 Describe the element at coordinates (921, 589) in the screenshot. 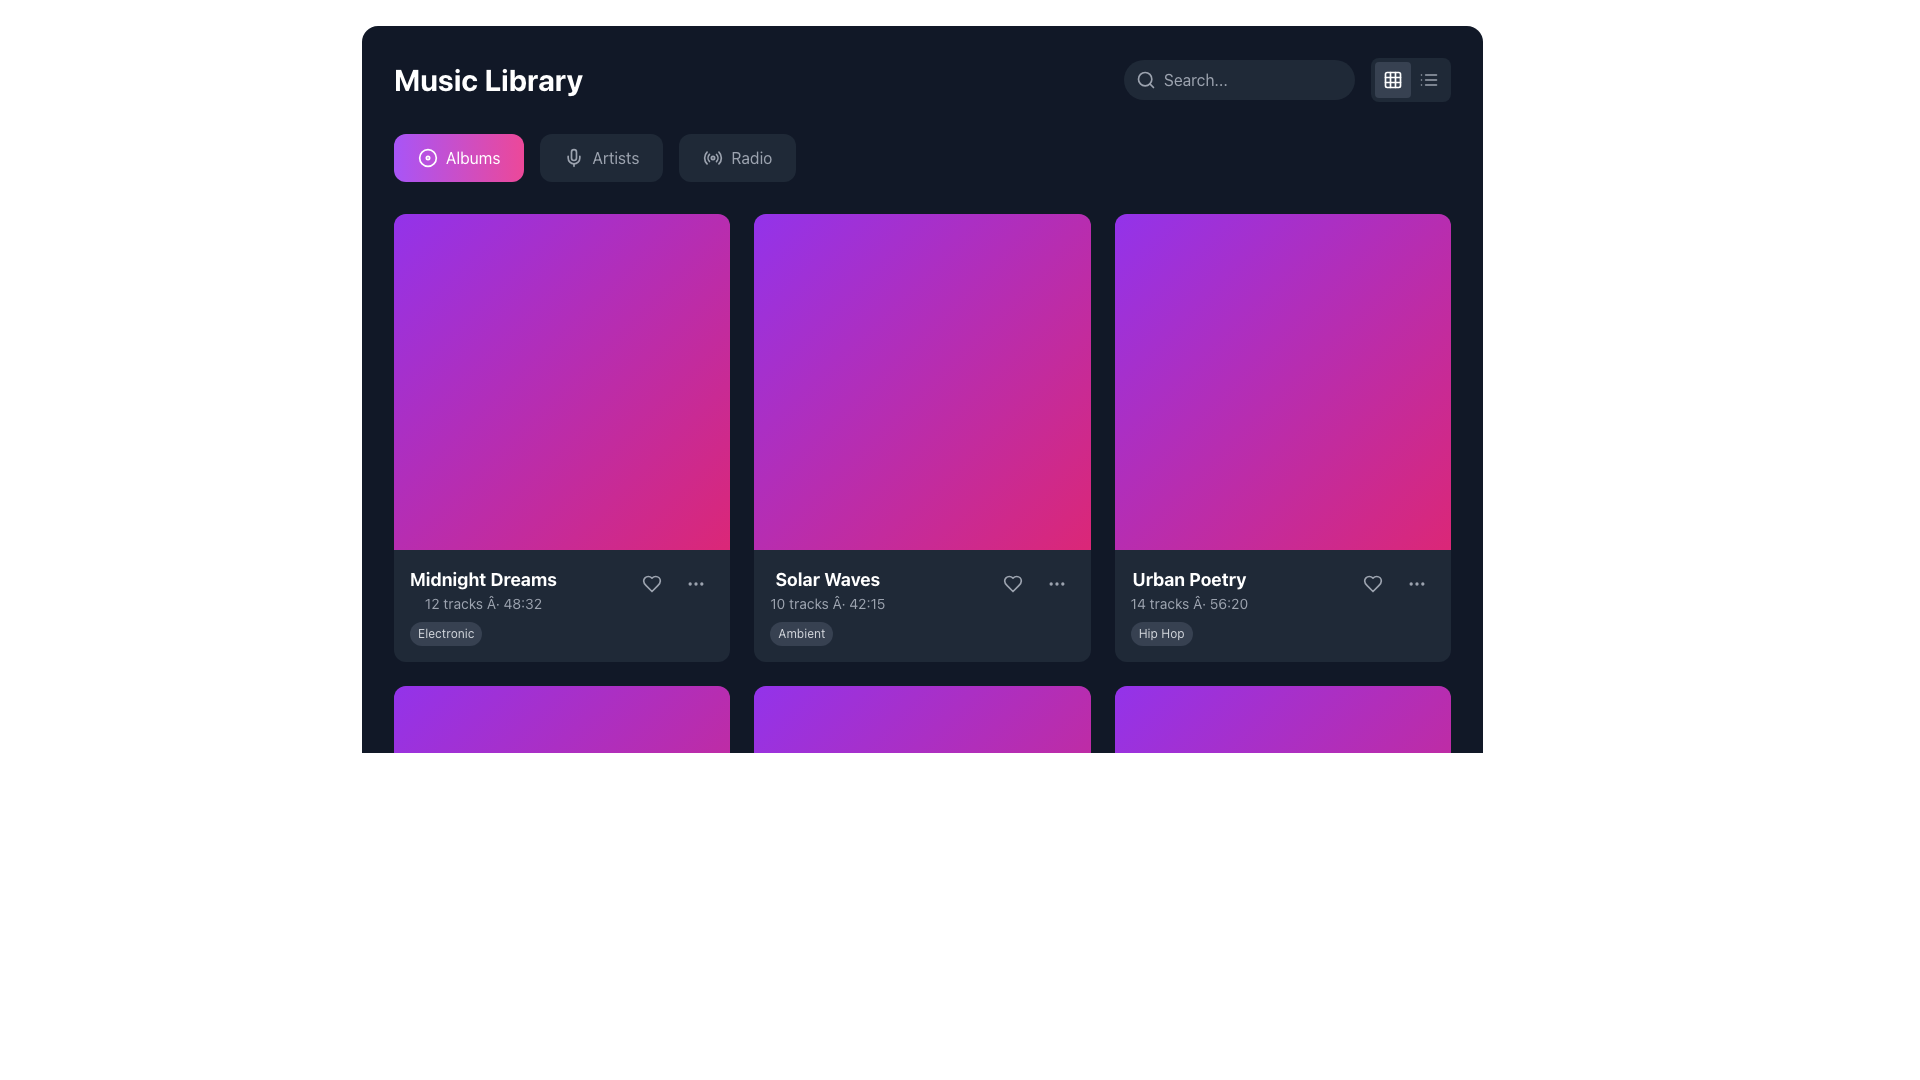

I see `the 'Solar Waves' album entry card` at that location.